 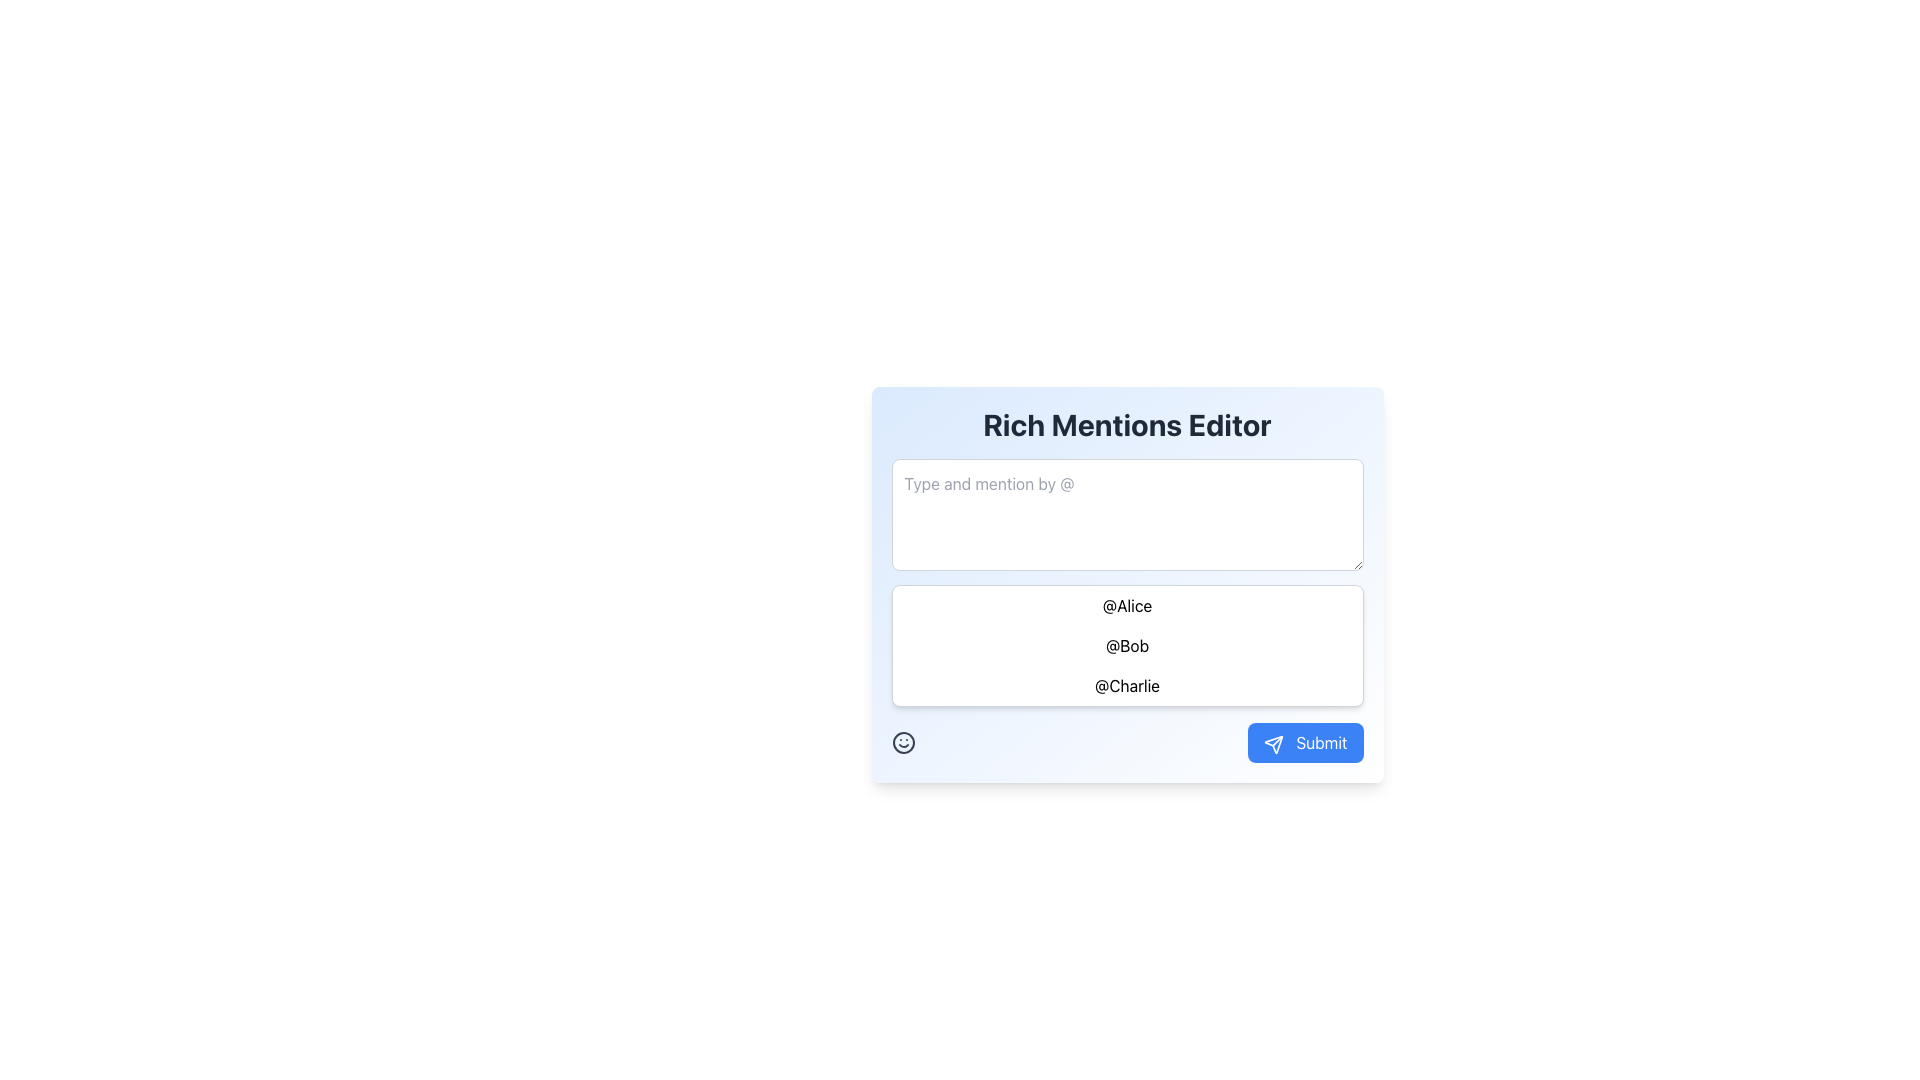 What do you see at coordinates (1127, 645) in the screenshot?
I see `the dropdown list item '@Bob' which is a white dropdown-like list with rounded corners, located below the text input box with placeholder 'Type and mention by @'` at bounding box center [1127, 645].